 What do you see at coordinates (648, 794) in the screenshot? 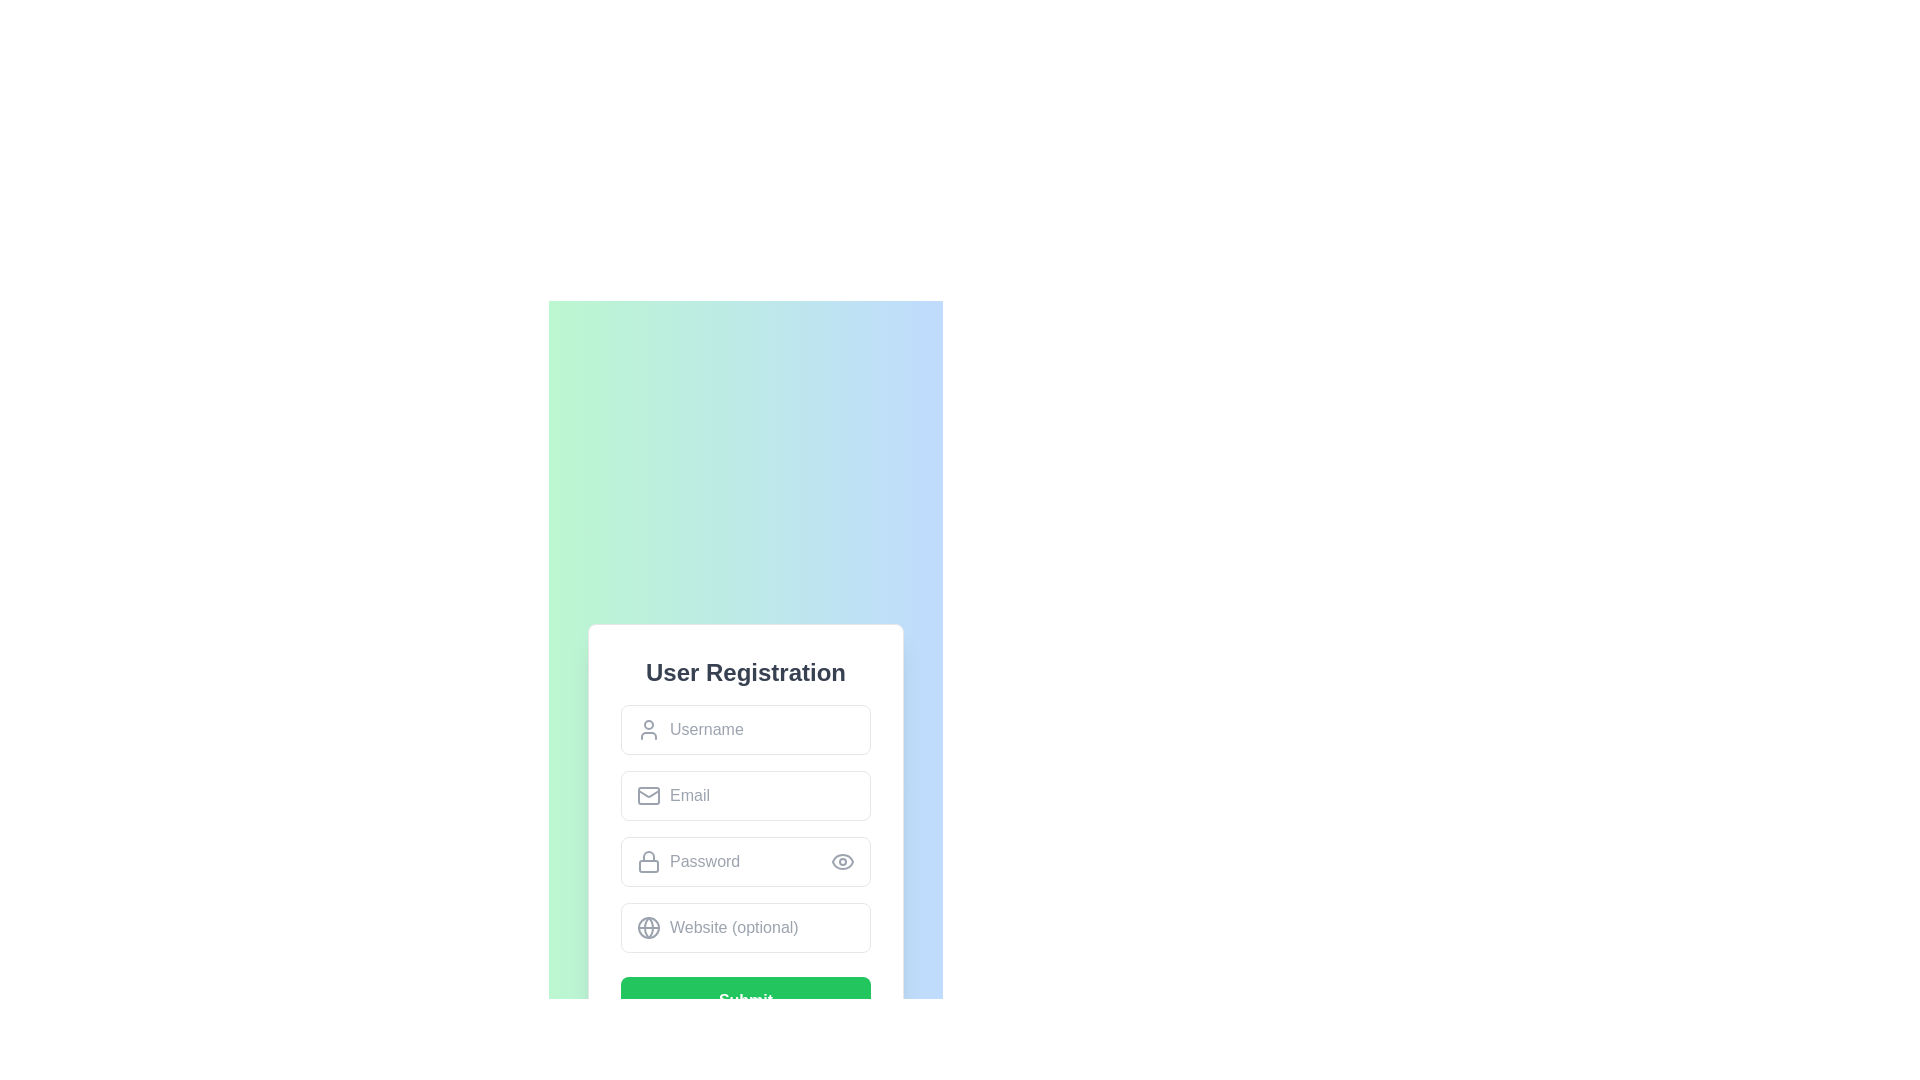
I see `the small gray envelope icon, which serves as the left-aligned visual indicator for the 'Email' input field` at bounding box center [648, 794].